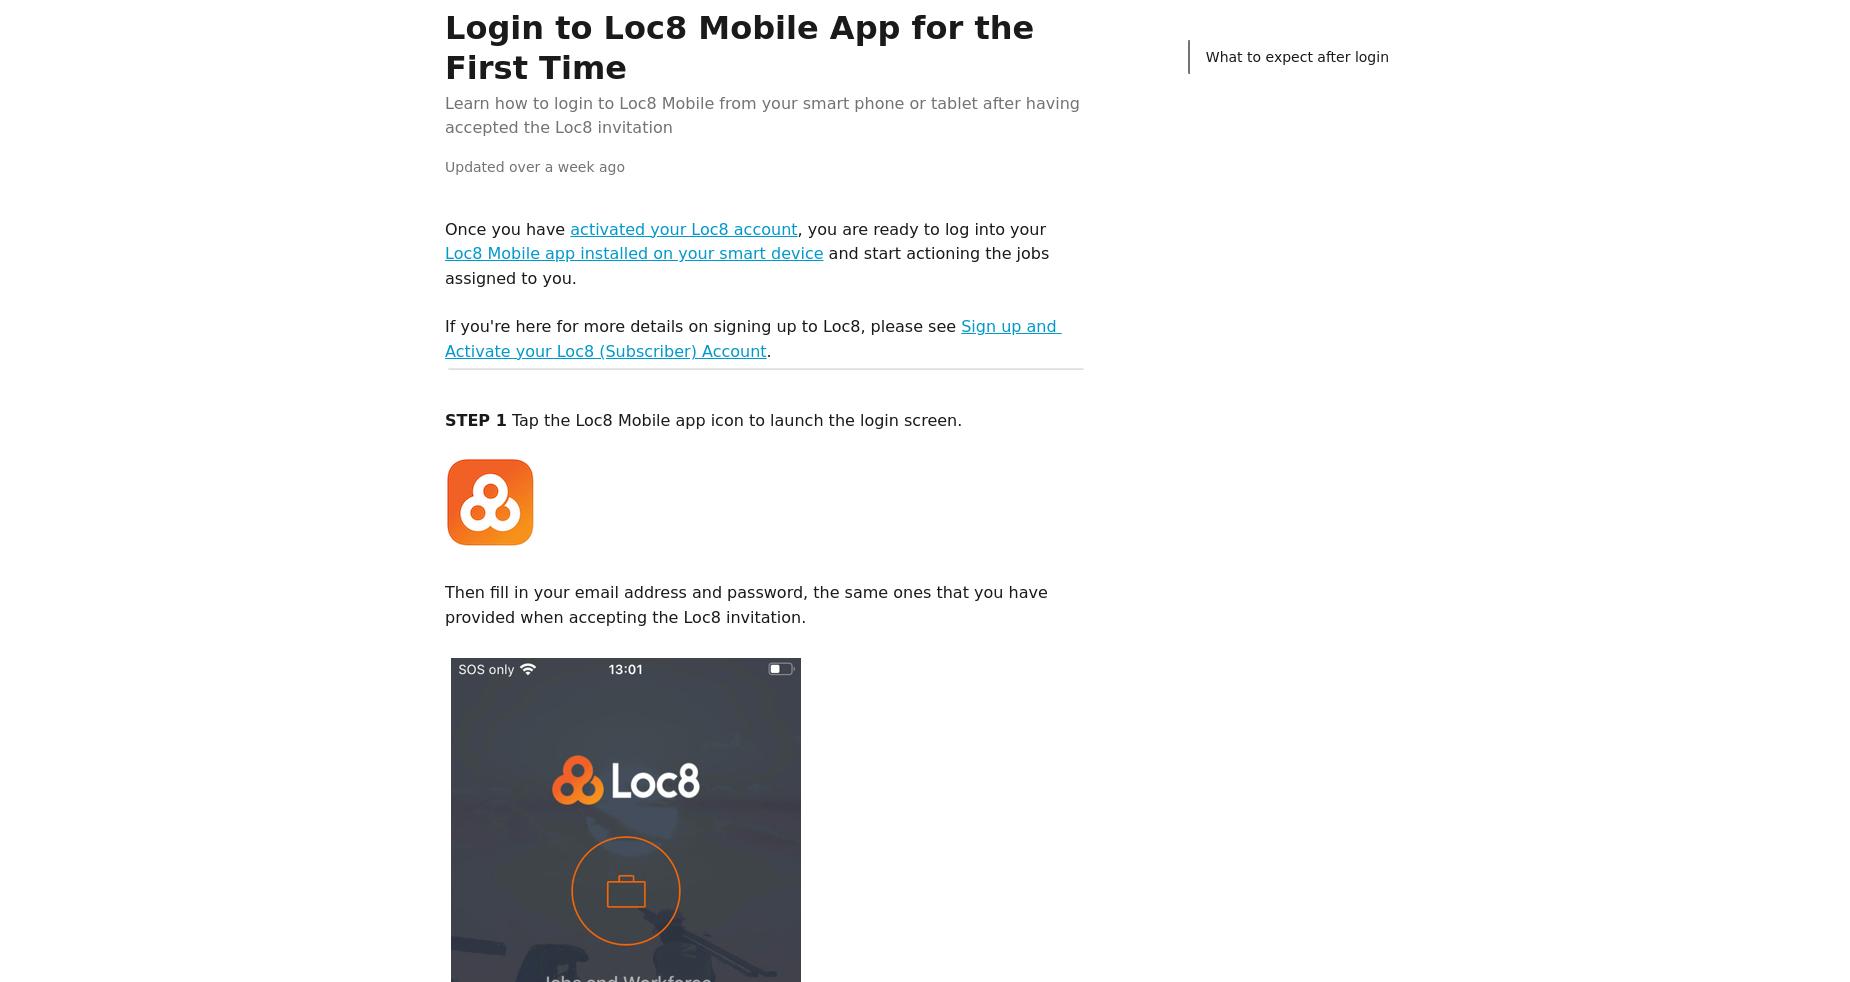  I want to click on 'Learn how to login to Loc8 Mobile from your smart phone or tablet after having accepted the Loc8 invitation', so click(762, 114).